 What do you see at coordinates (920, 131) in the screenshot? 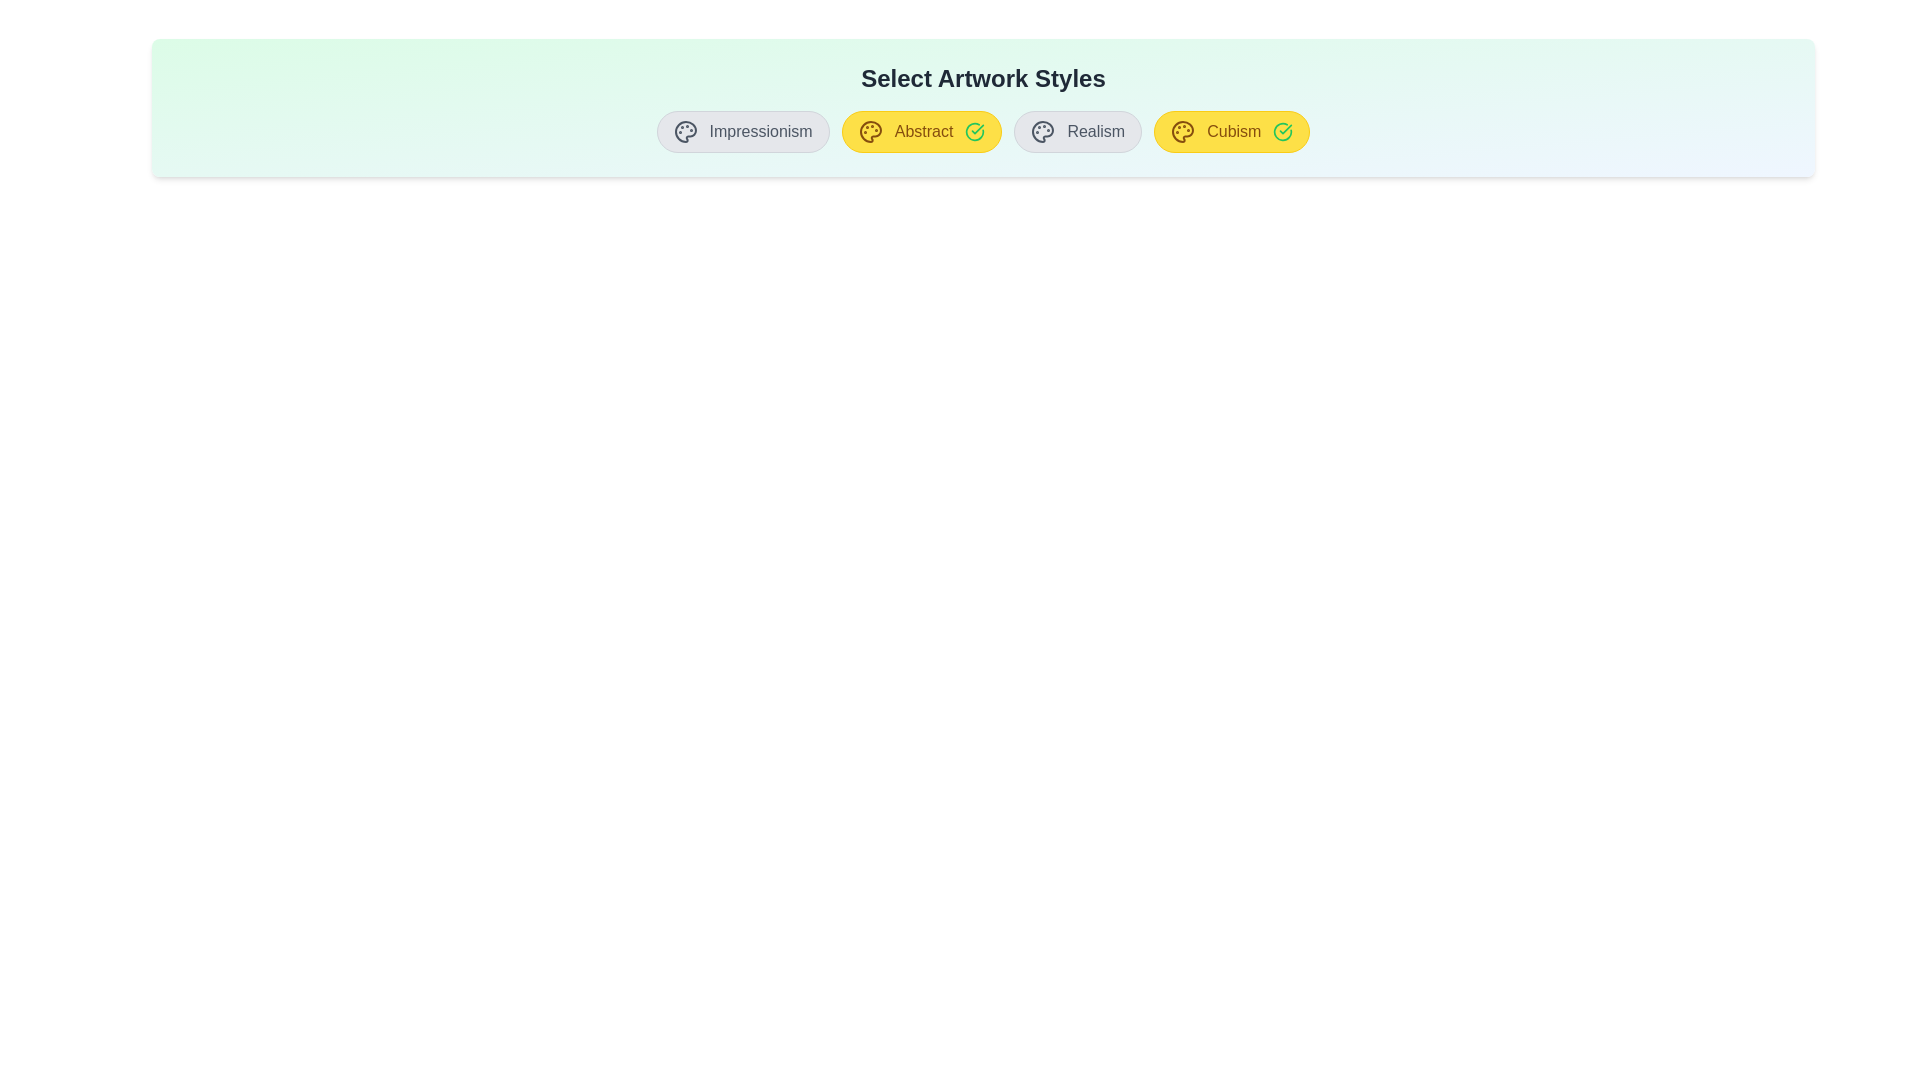
I see `the artwork style button corresponding to Abstract` at bounding box center [920, 131].